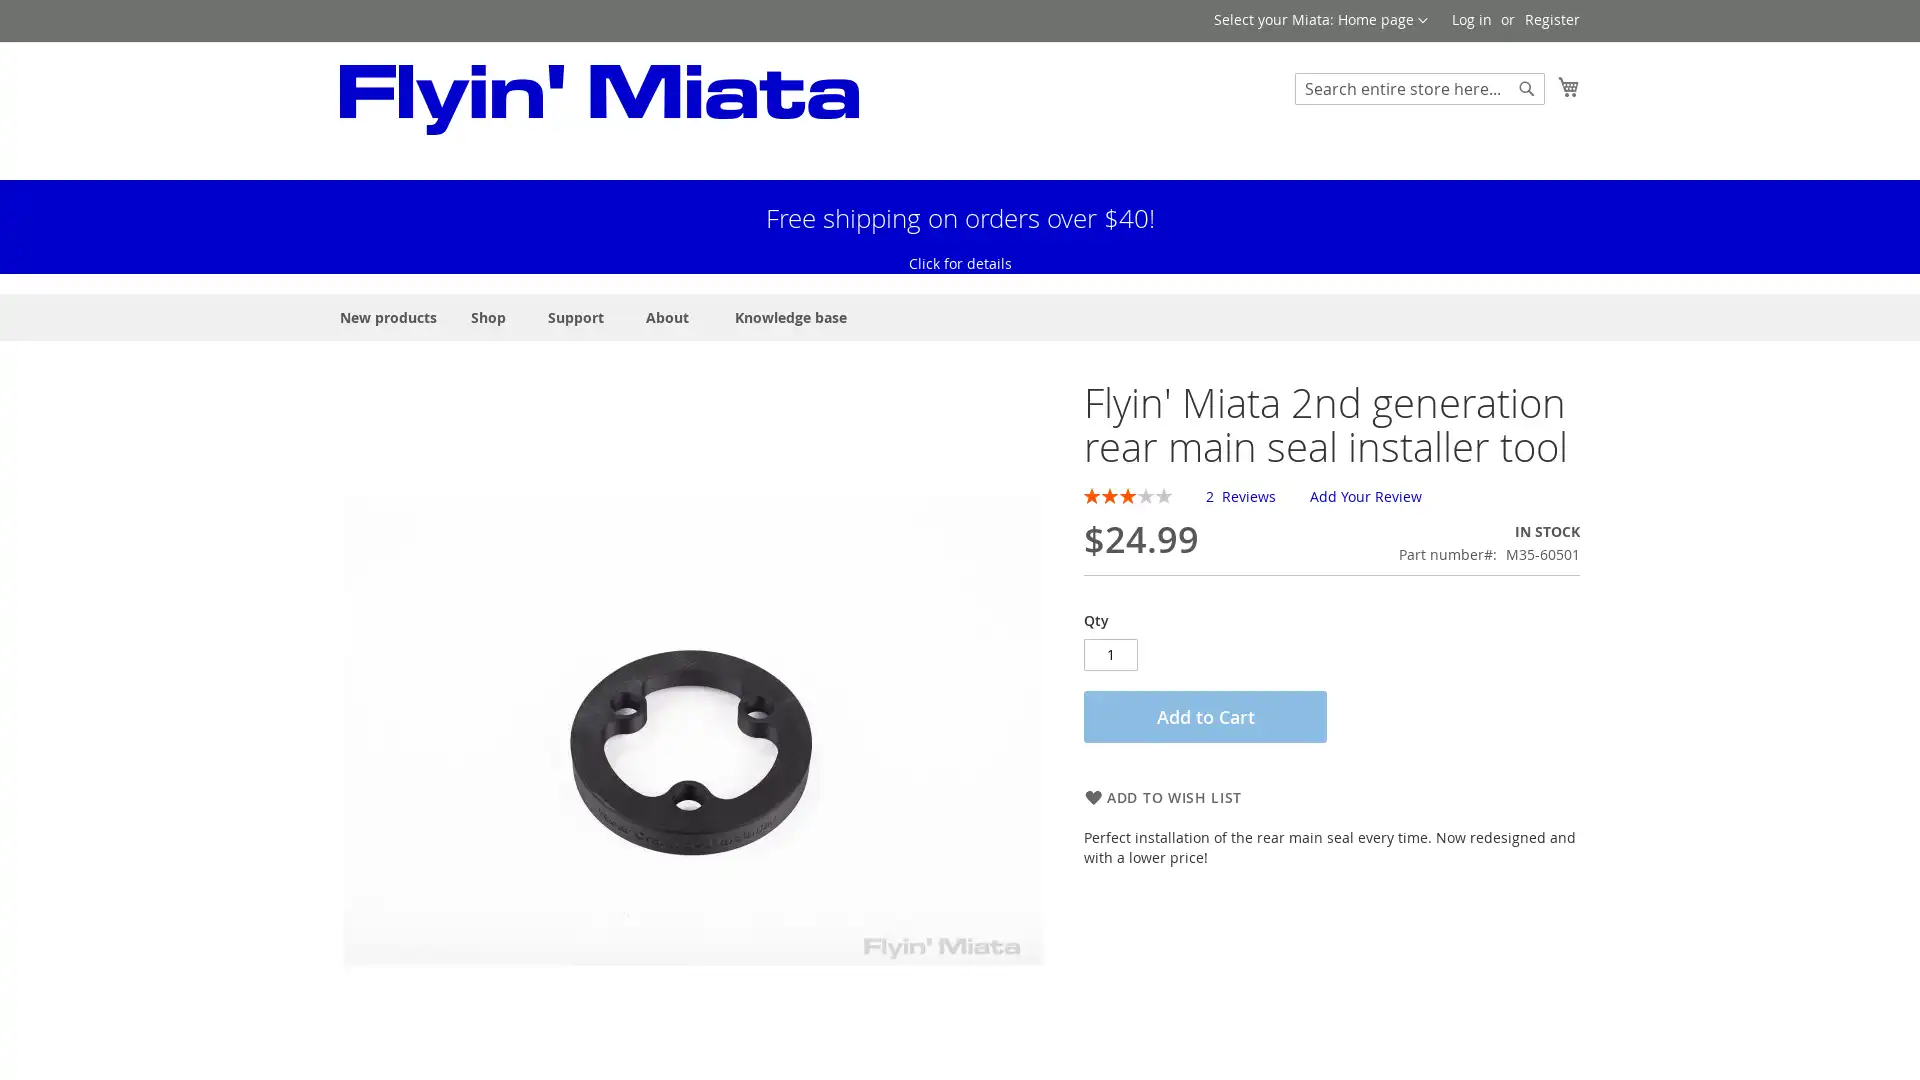  I want to click on Search, so click(1525, 87).